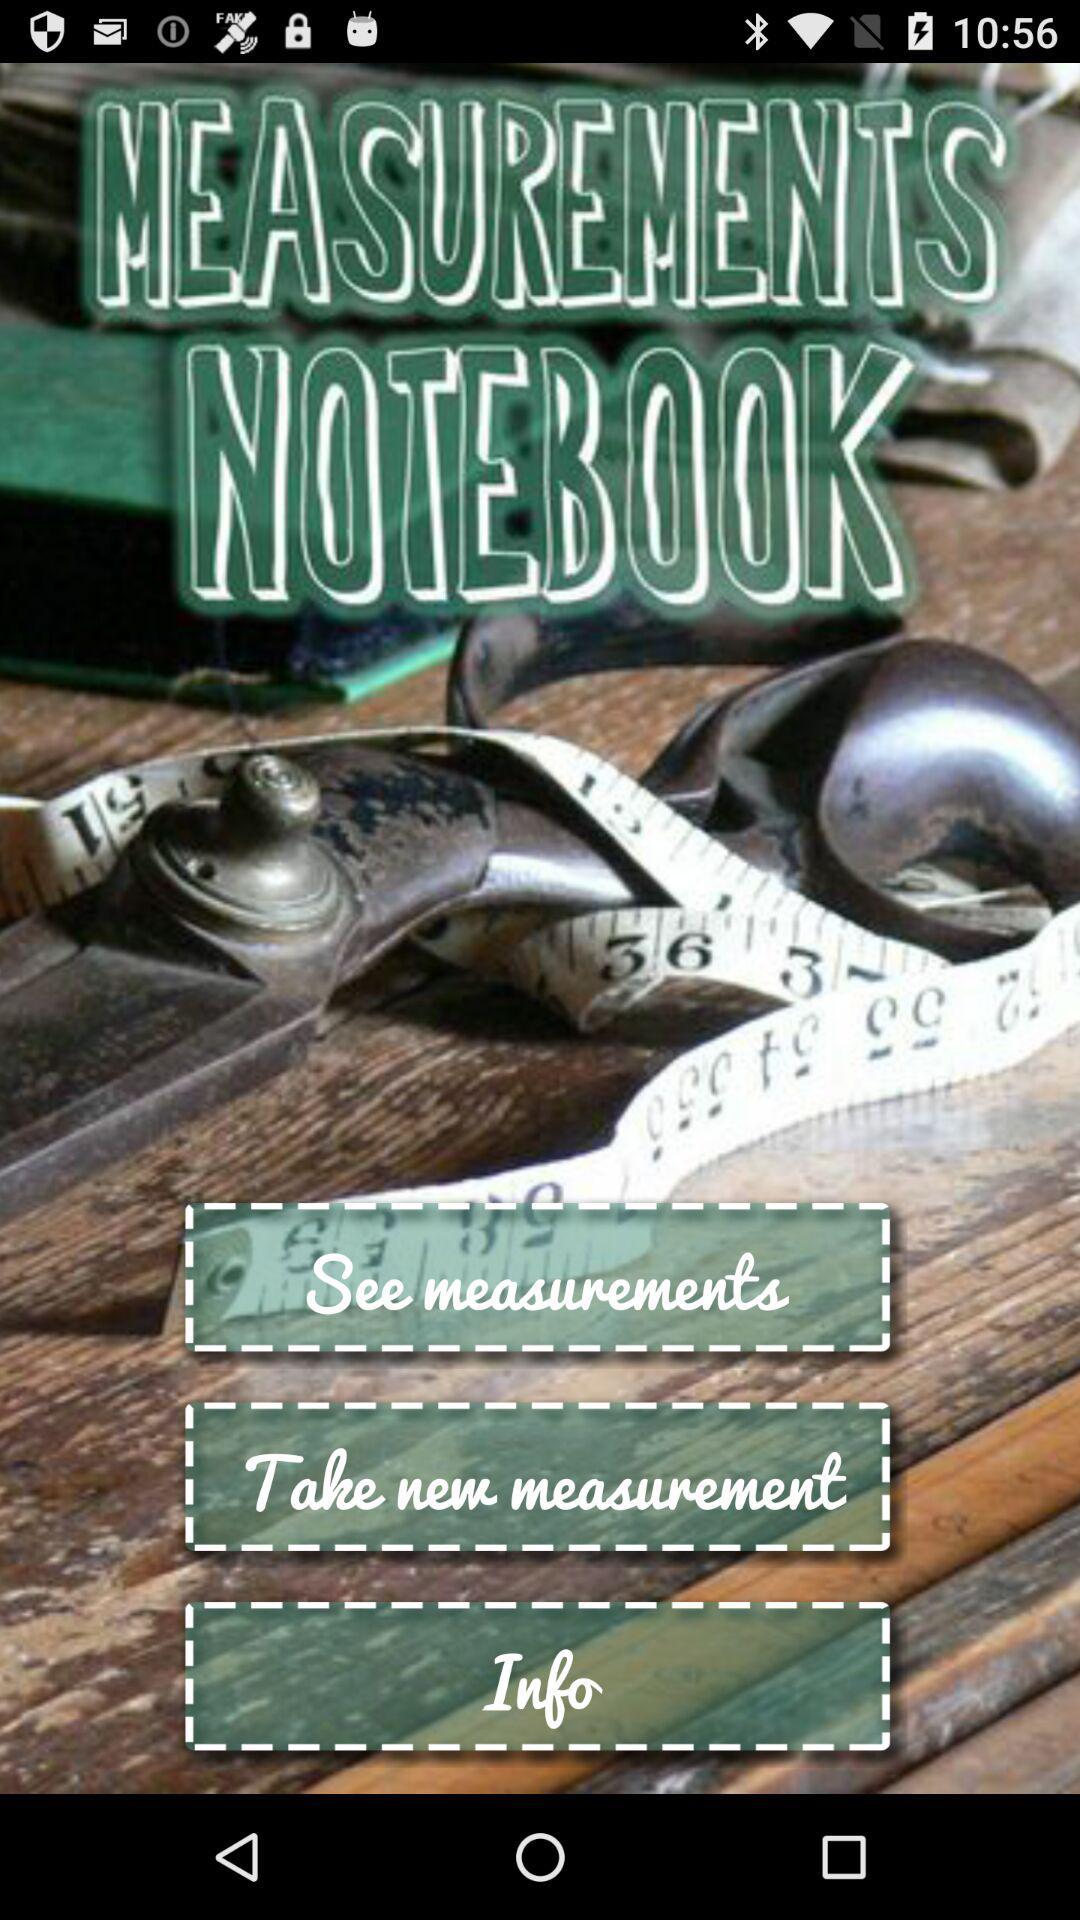  Describe the element at coordinates (540, 1481) in the screenshot. I see `the button below see measurements icon` at that location.